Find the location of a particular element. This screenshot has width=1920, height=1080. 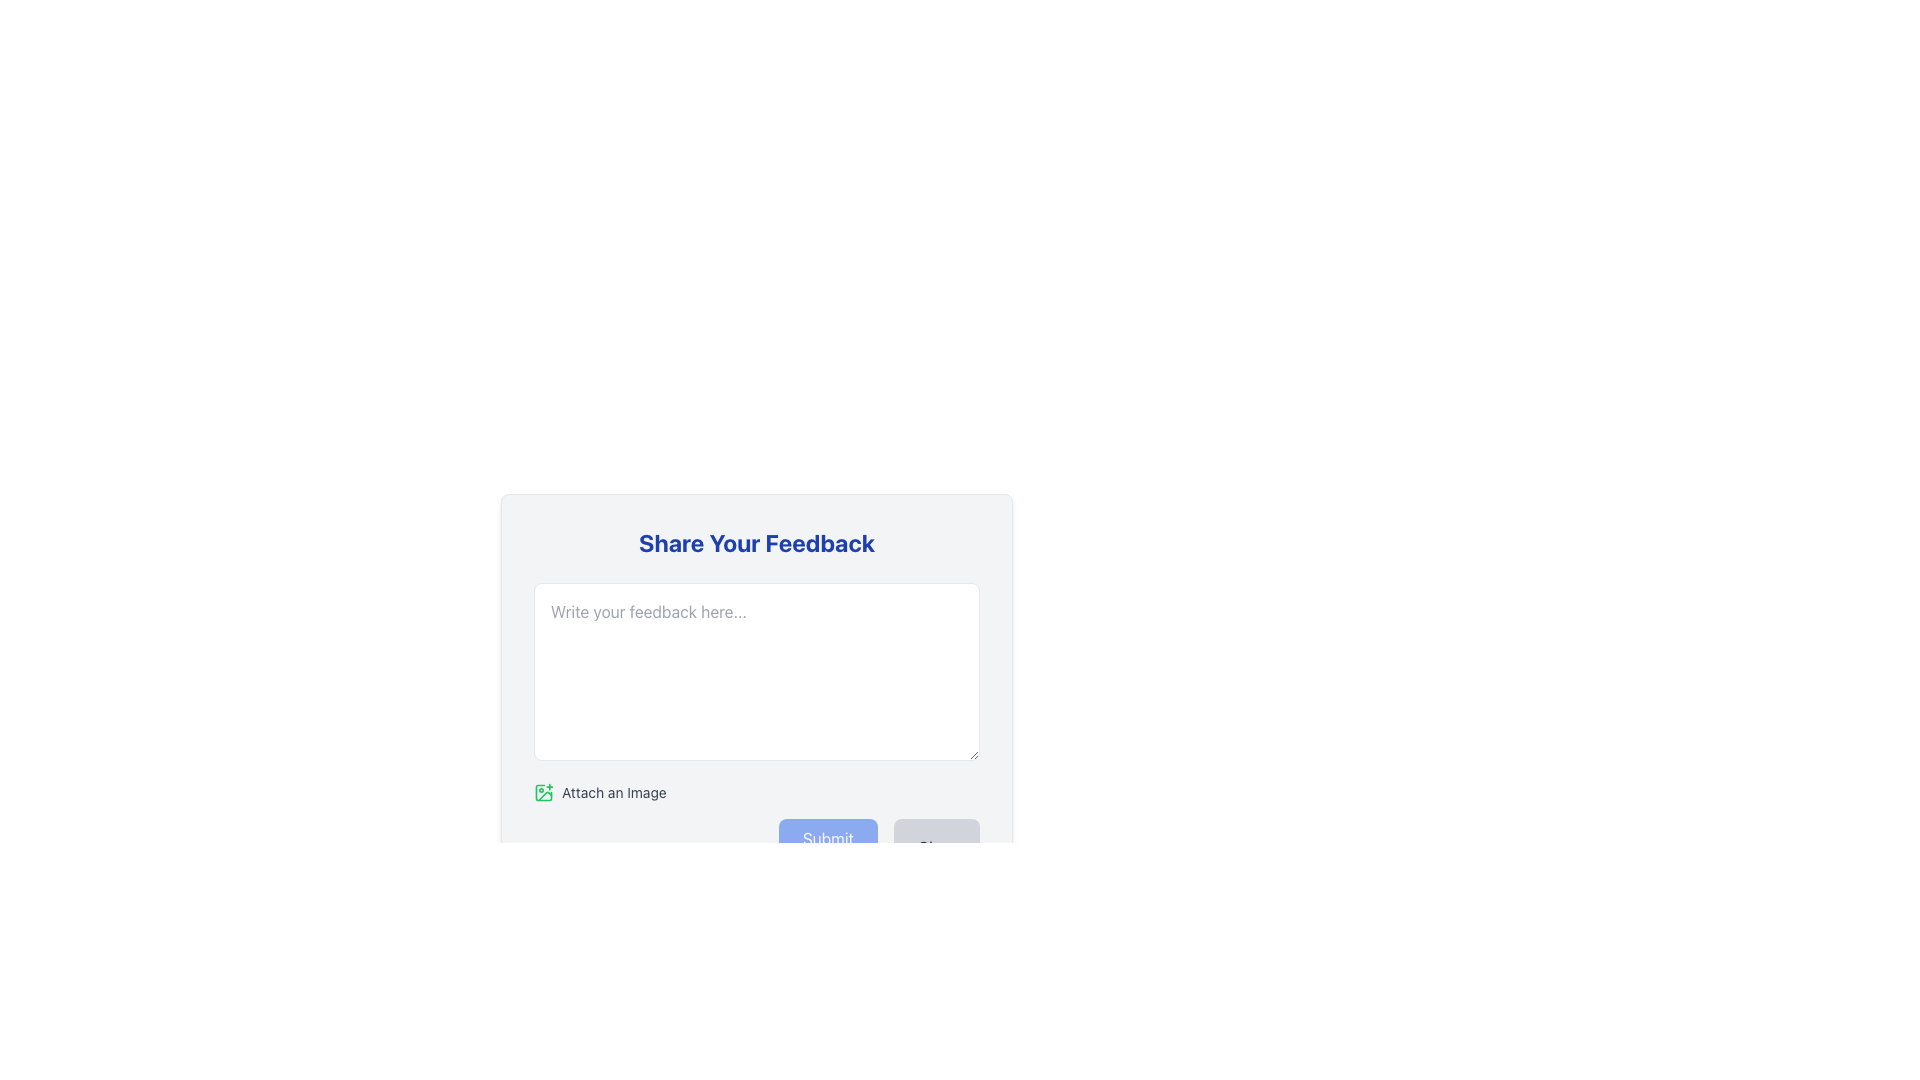

the submit feedback button located at the bottom-right section of the user feedback form is located at coordinates (828, 848).